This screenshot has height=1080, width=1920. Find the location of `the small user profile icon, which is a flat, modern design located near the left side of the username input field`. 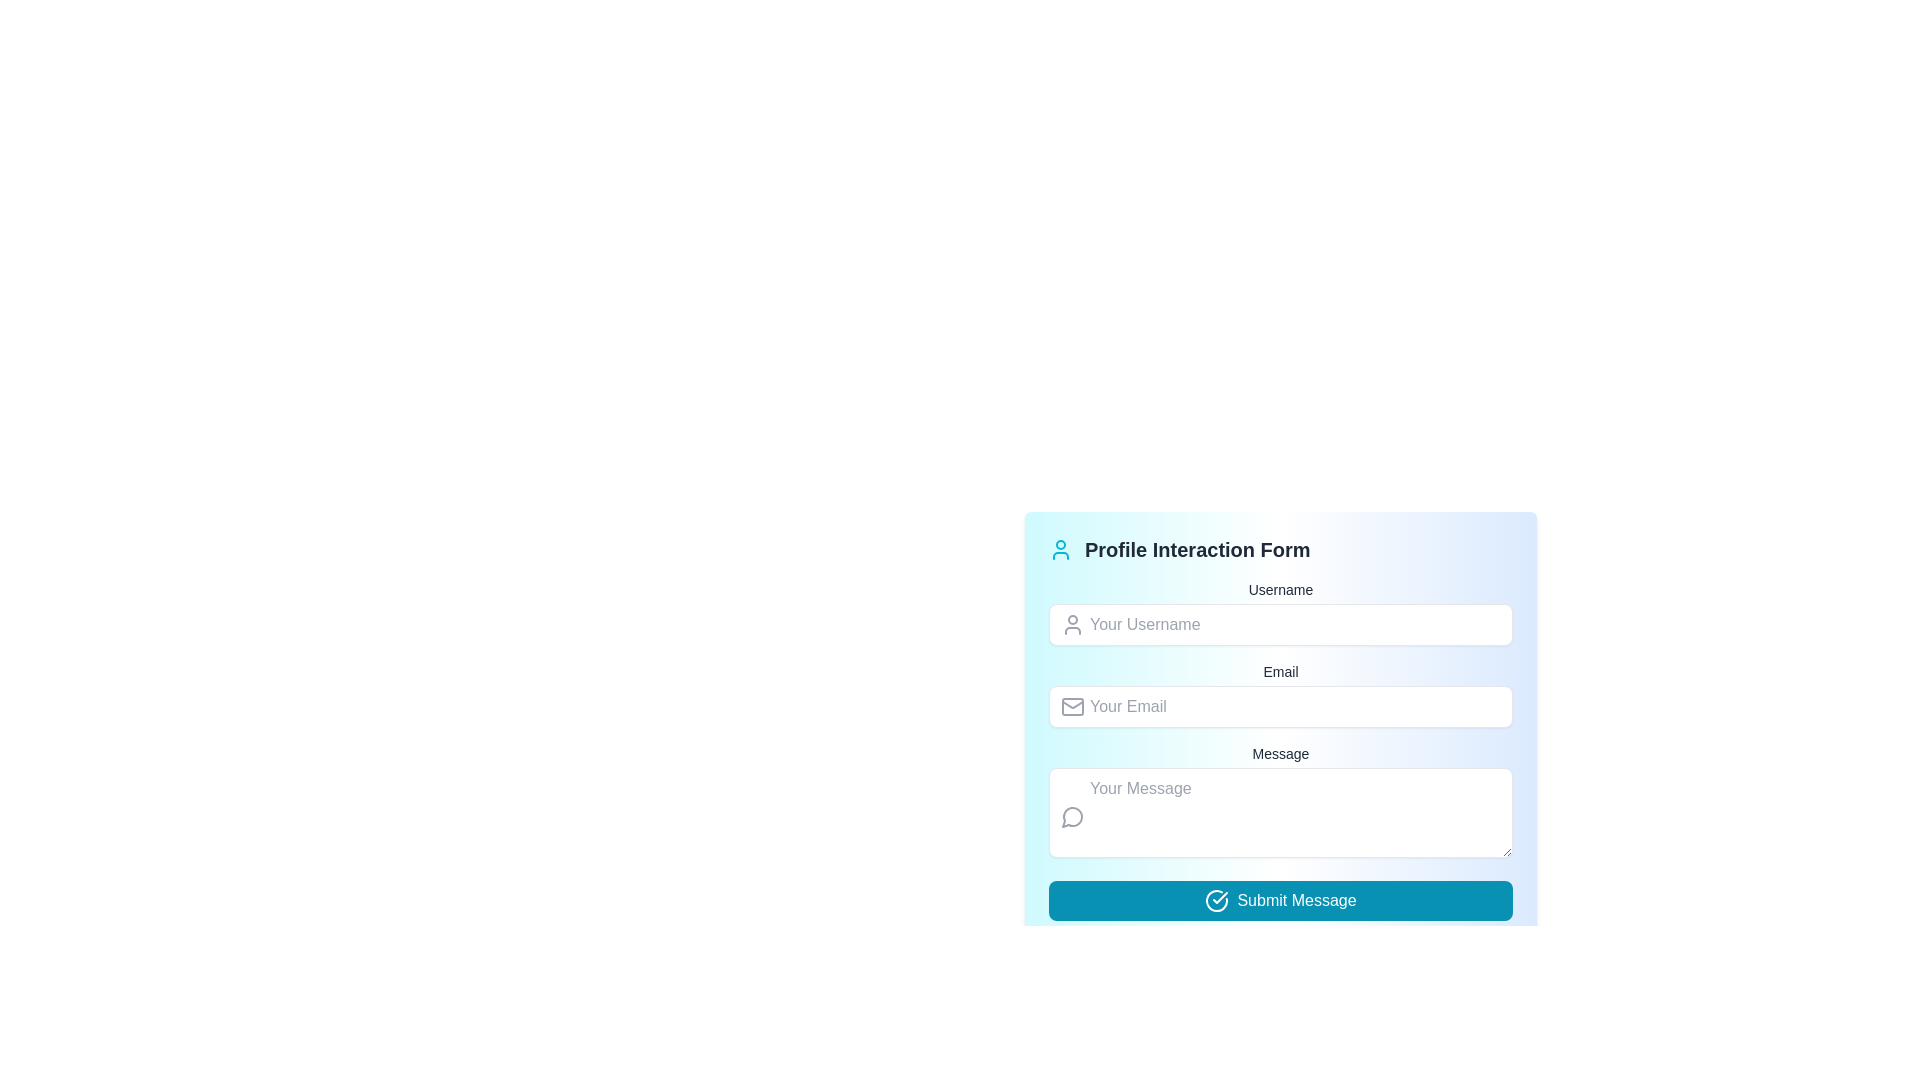

the small user profile icon, which is a flat, modern design located near the left side of the username input field is located at coordinates (1072, 623).